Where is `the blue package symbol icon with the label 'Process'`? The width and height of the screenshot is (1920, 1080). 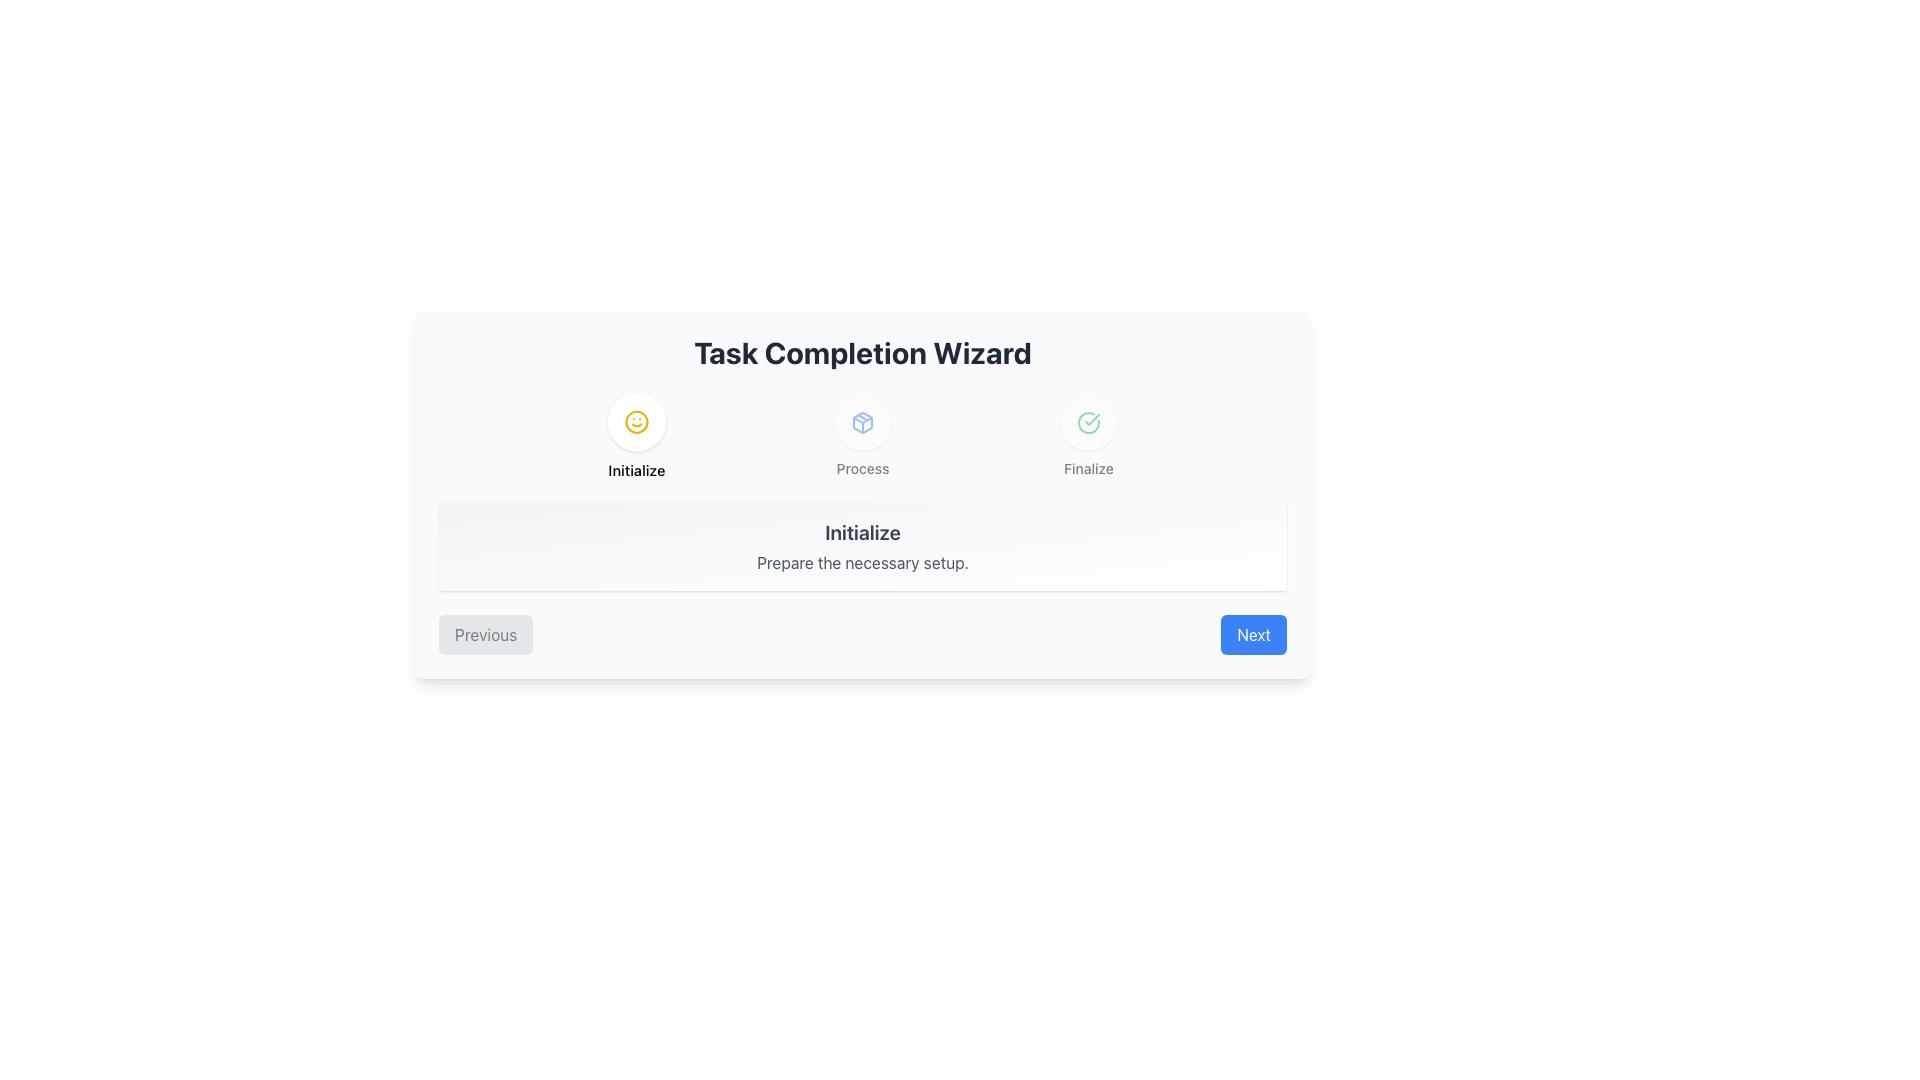
the blue package symbol icon with the label 'Process' is located at coordinates (863, 435).